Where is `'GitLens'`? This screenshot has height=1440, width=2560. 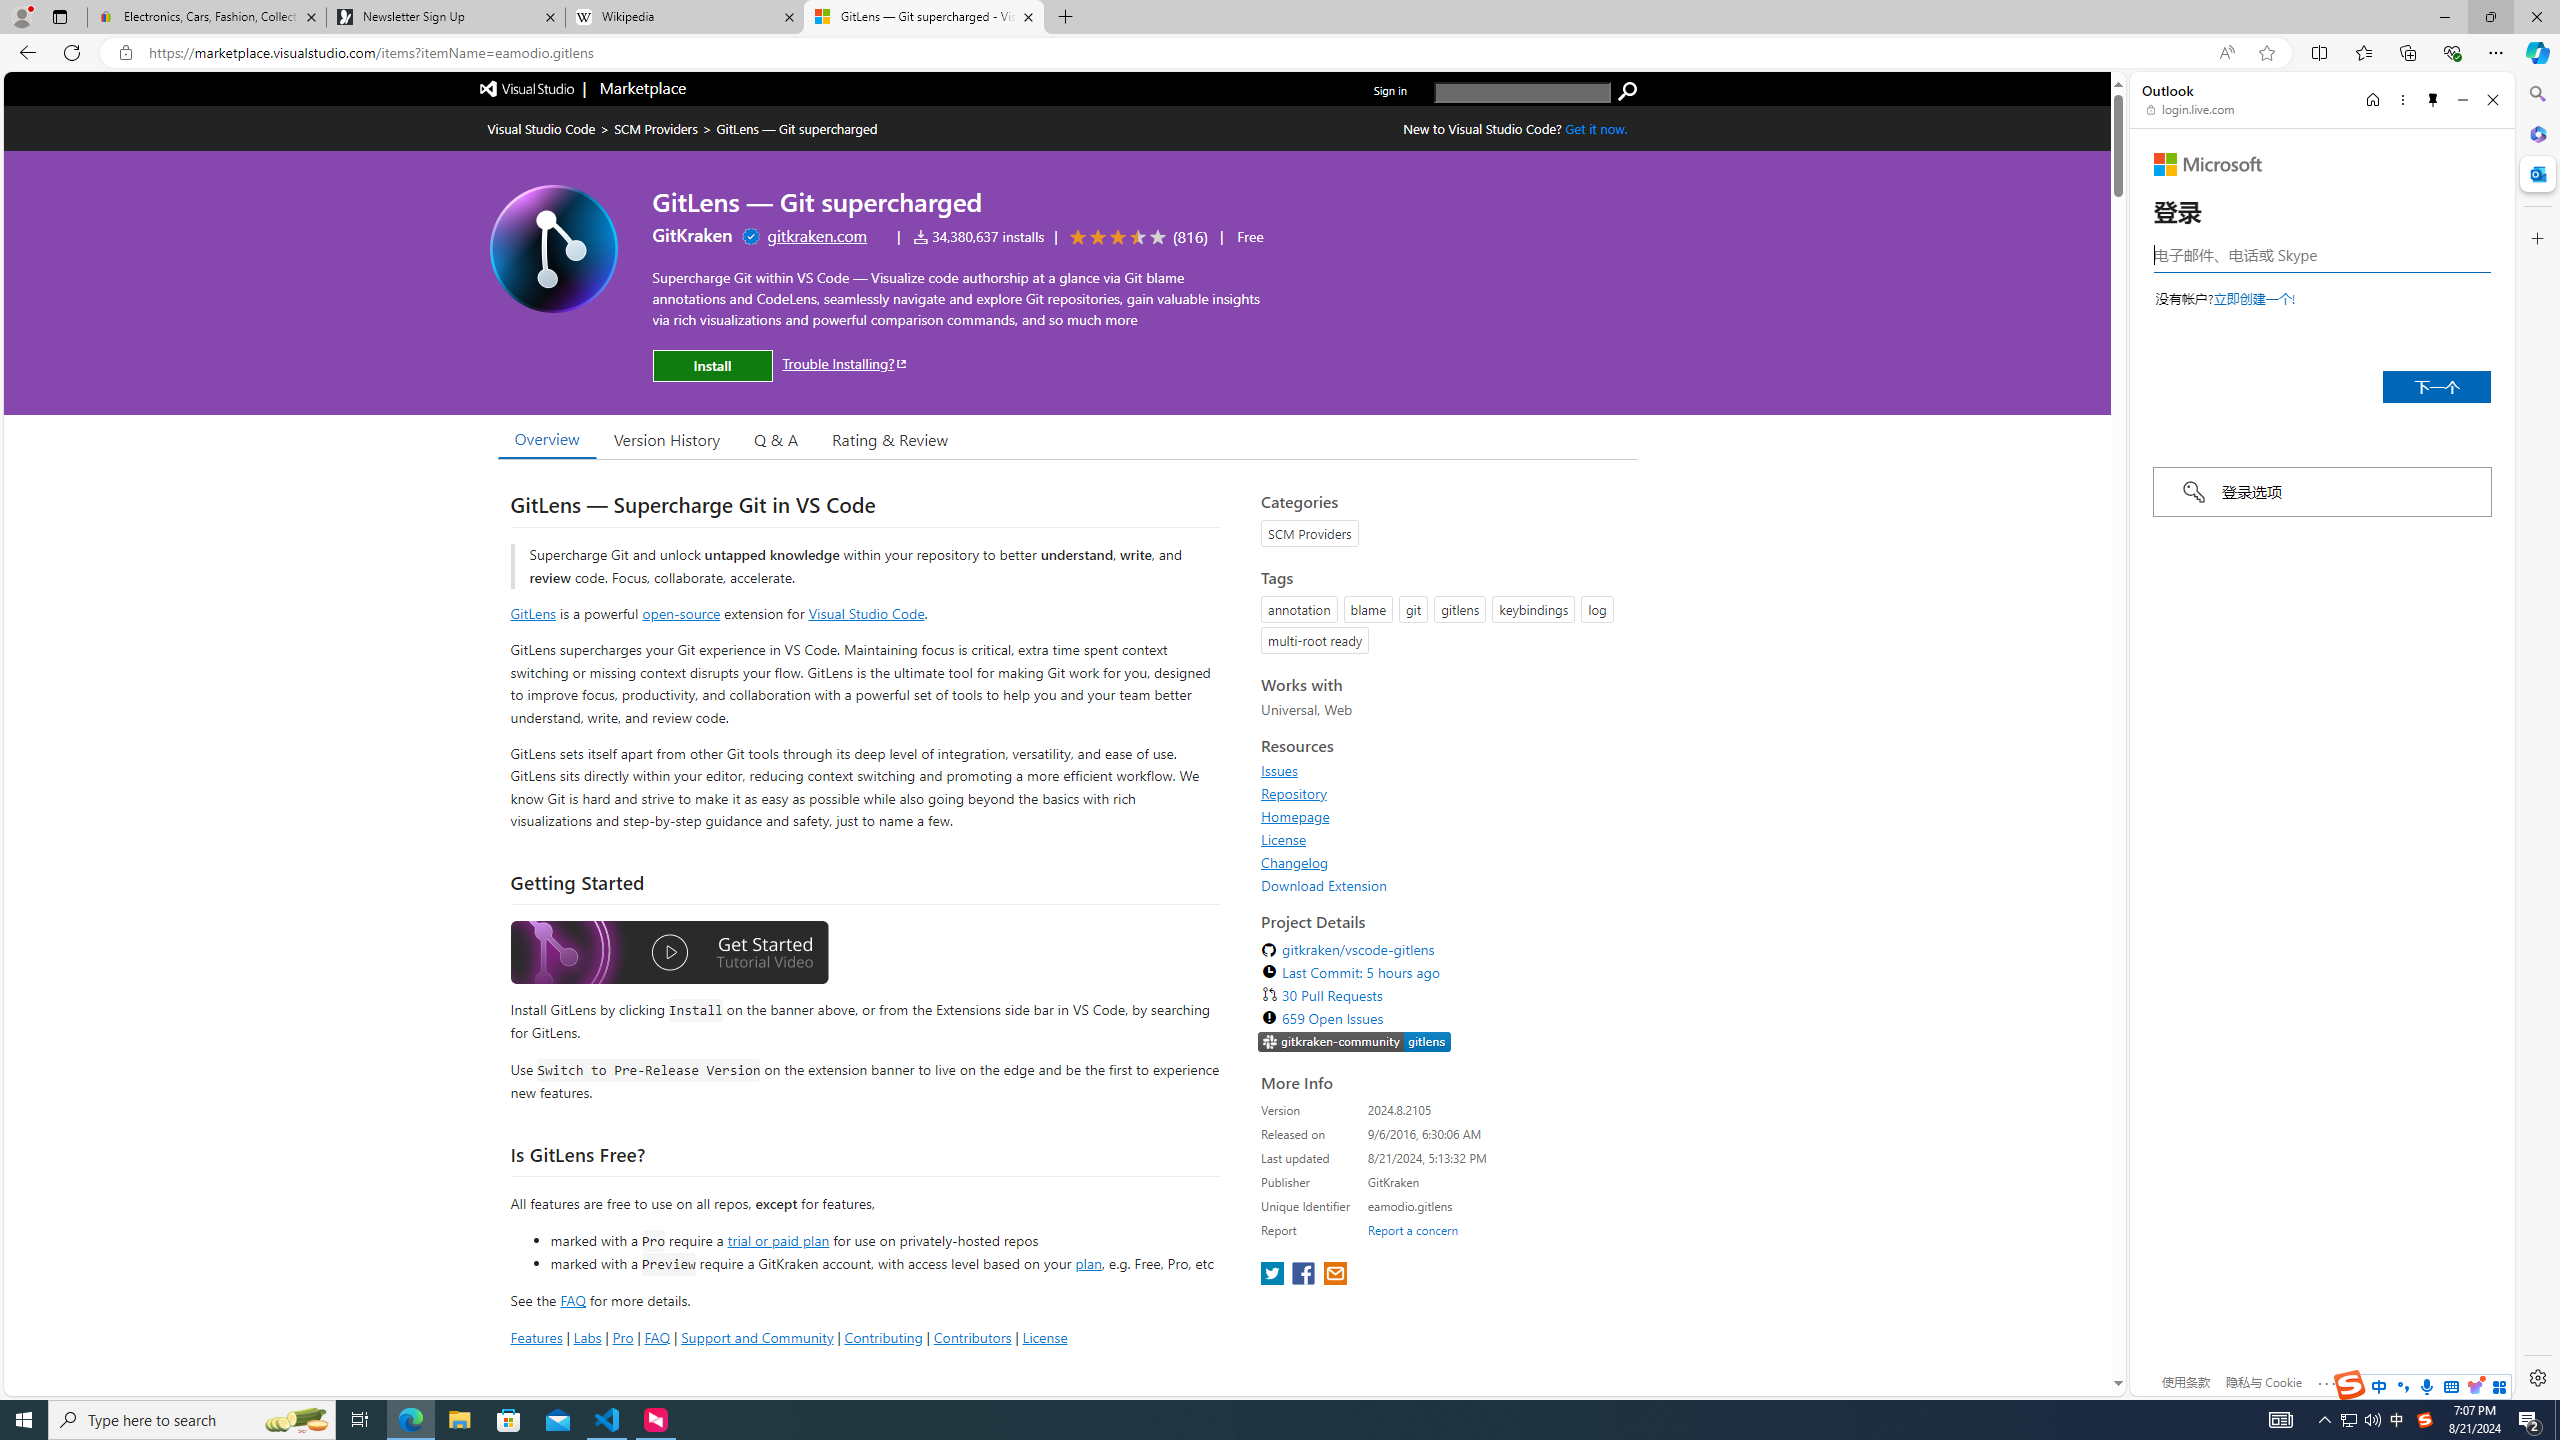
'GitLens' is located at coordinates (533, 612).